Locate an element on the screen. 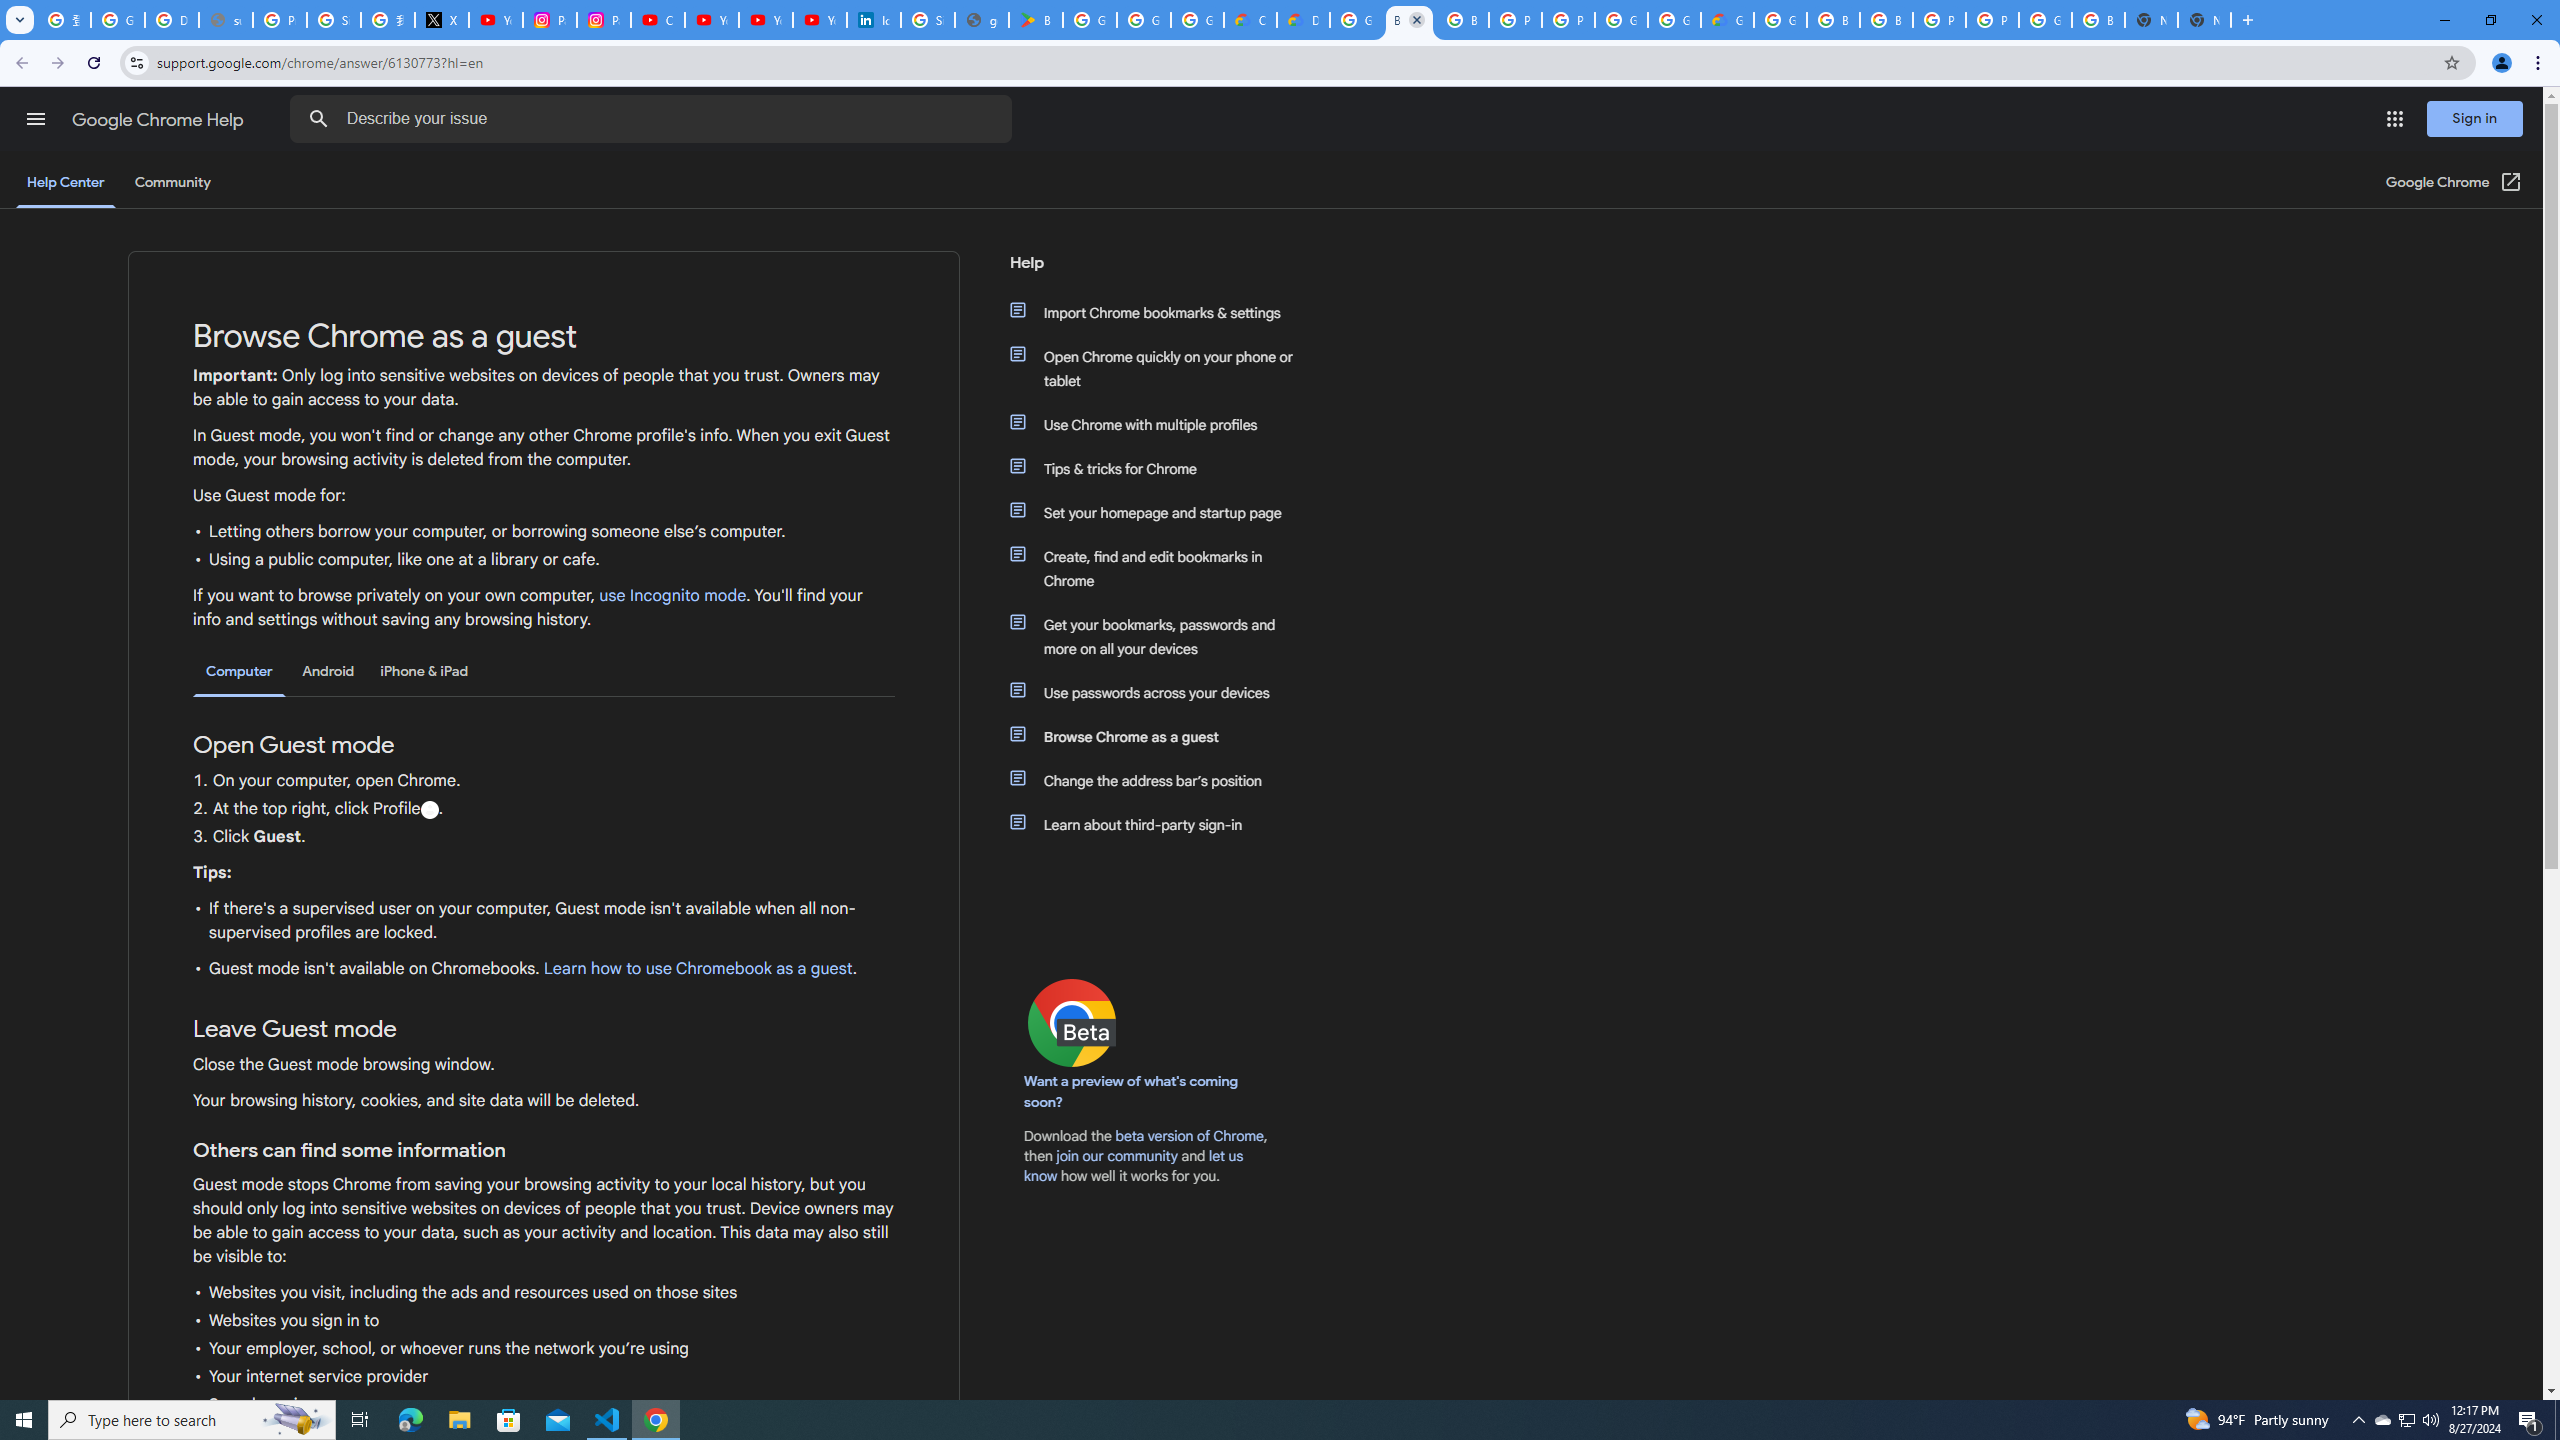  'Learn about third-party sign-in' is located at coordinates (1162, 824).